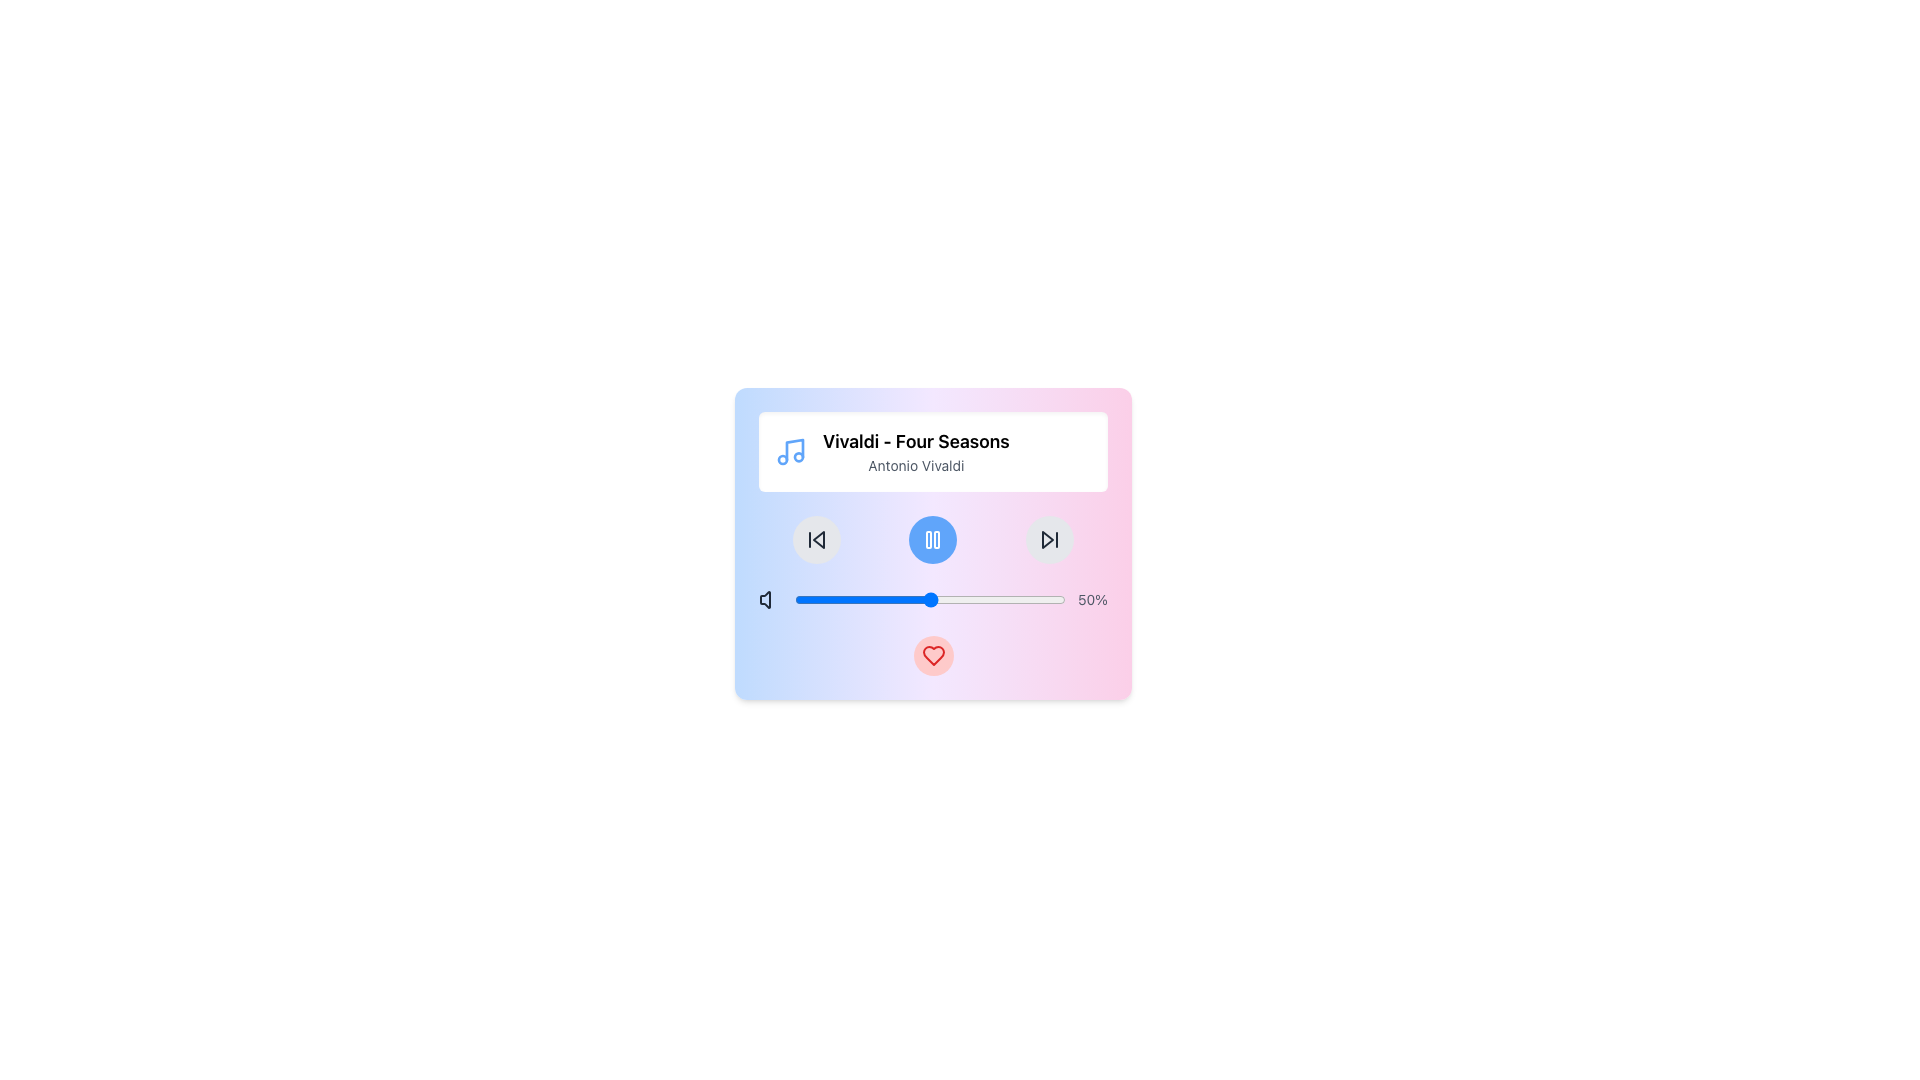 The height and width of the screenshot is (1080, 1920). I want to click on the rightmost button in the music control panel to skip to the next track, so click(1048, 540).